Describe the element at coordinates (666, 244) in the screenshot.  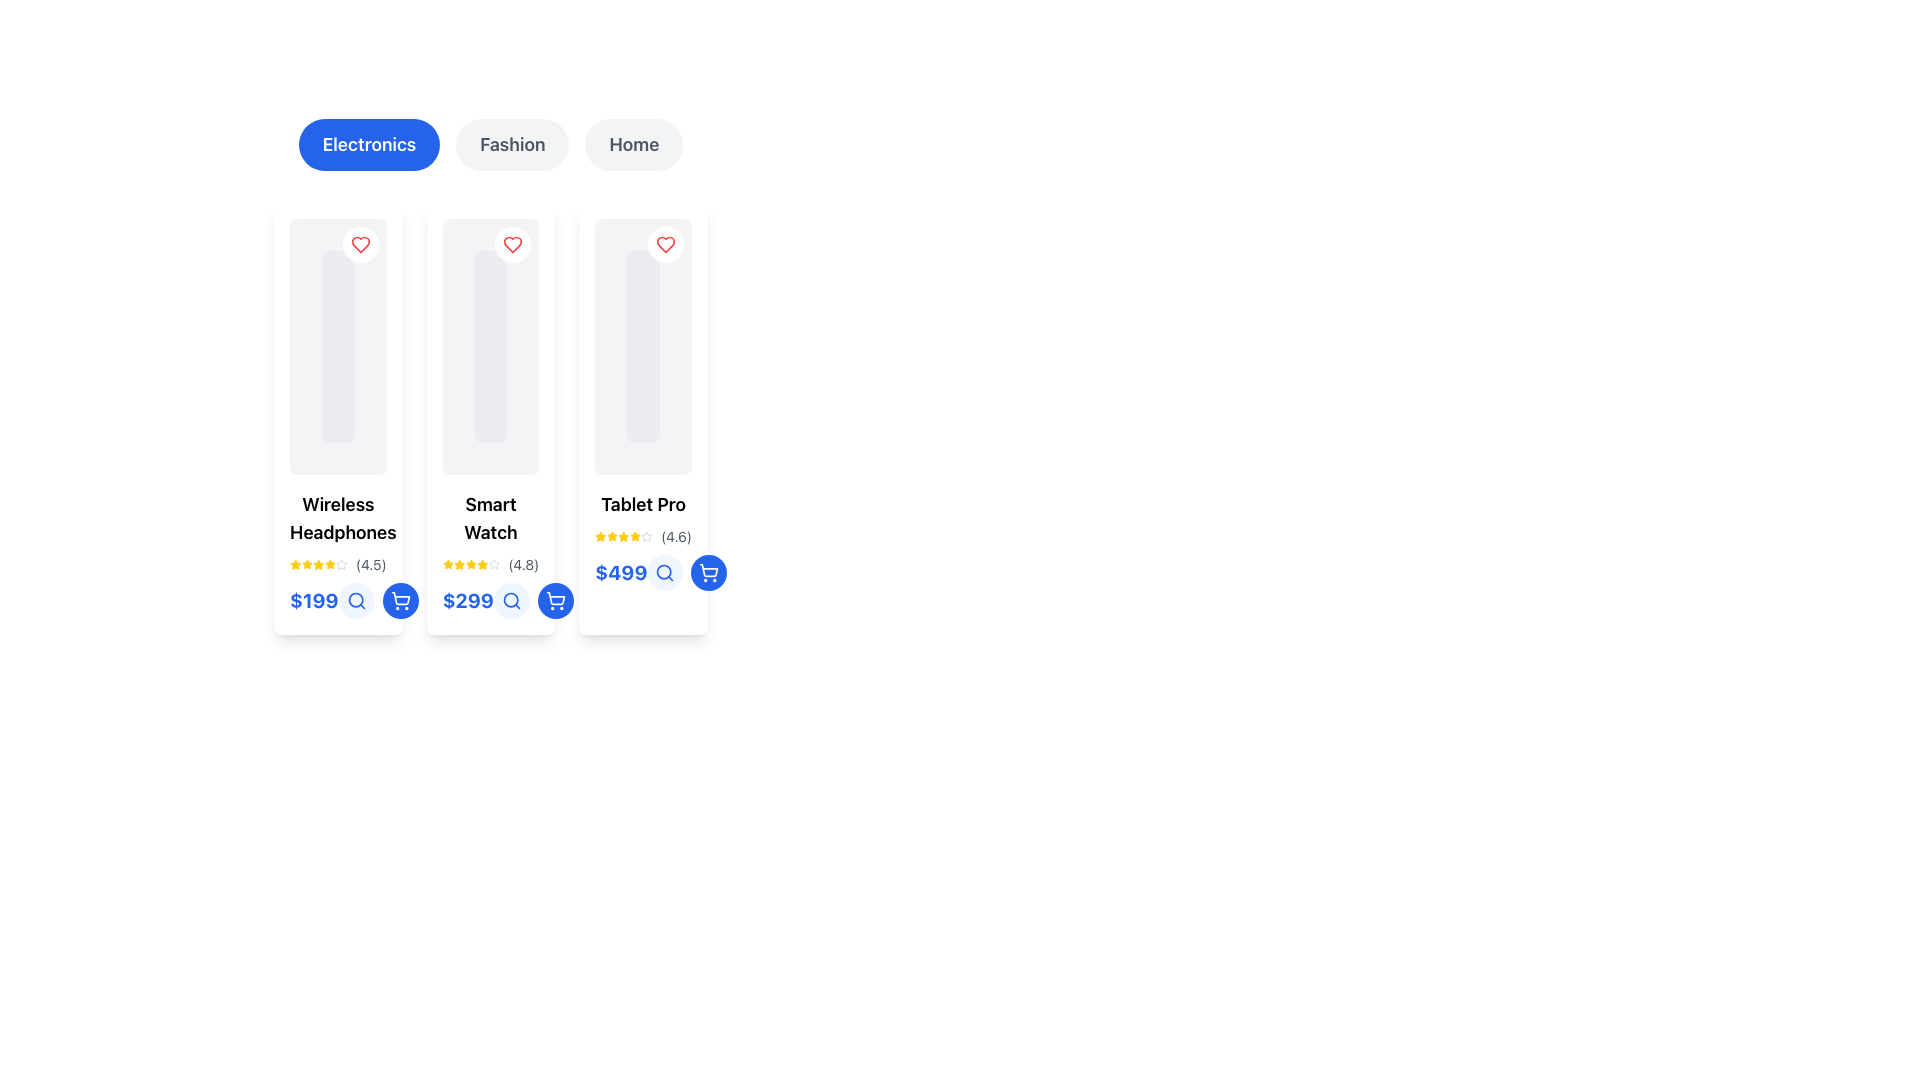
I see `the heart icon located at the top-right side of the 'Tablet Pro' card in the product listing grid to mark it as liked or a favorite` at that location.